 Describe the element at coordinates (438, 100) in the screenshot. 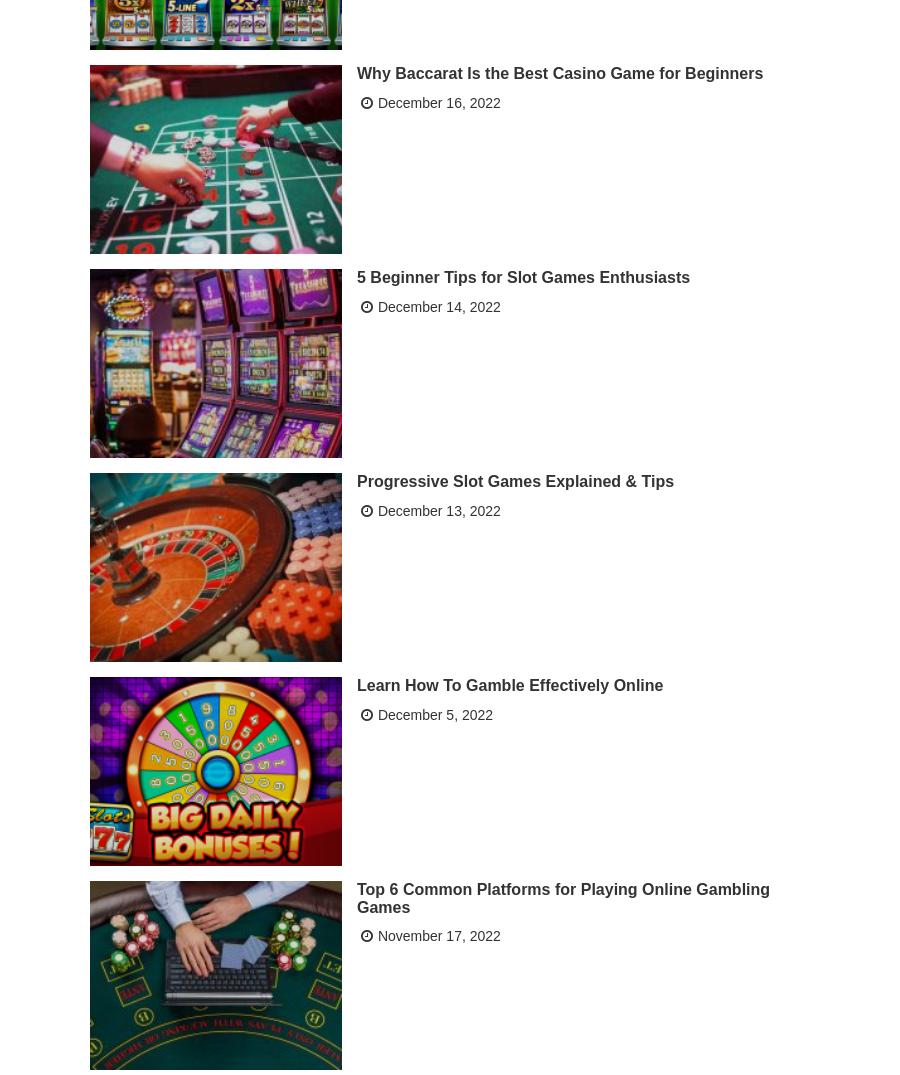

I see `'December 16, 2022'` at that location.